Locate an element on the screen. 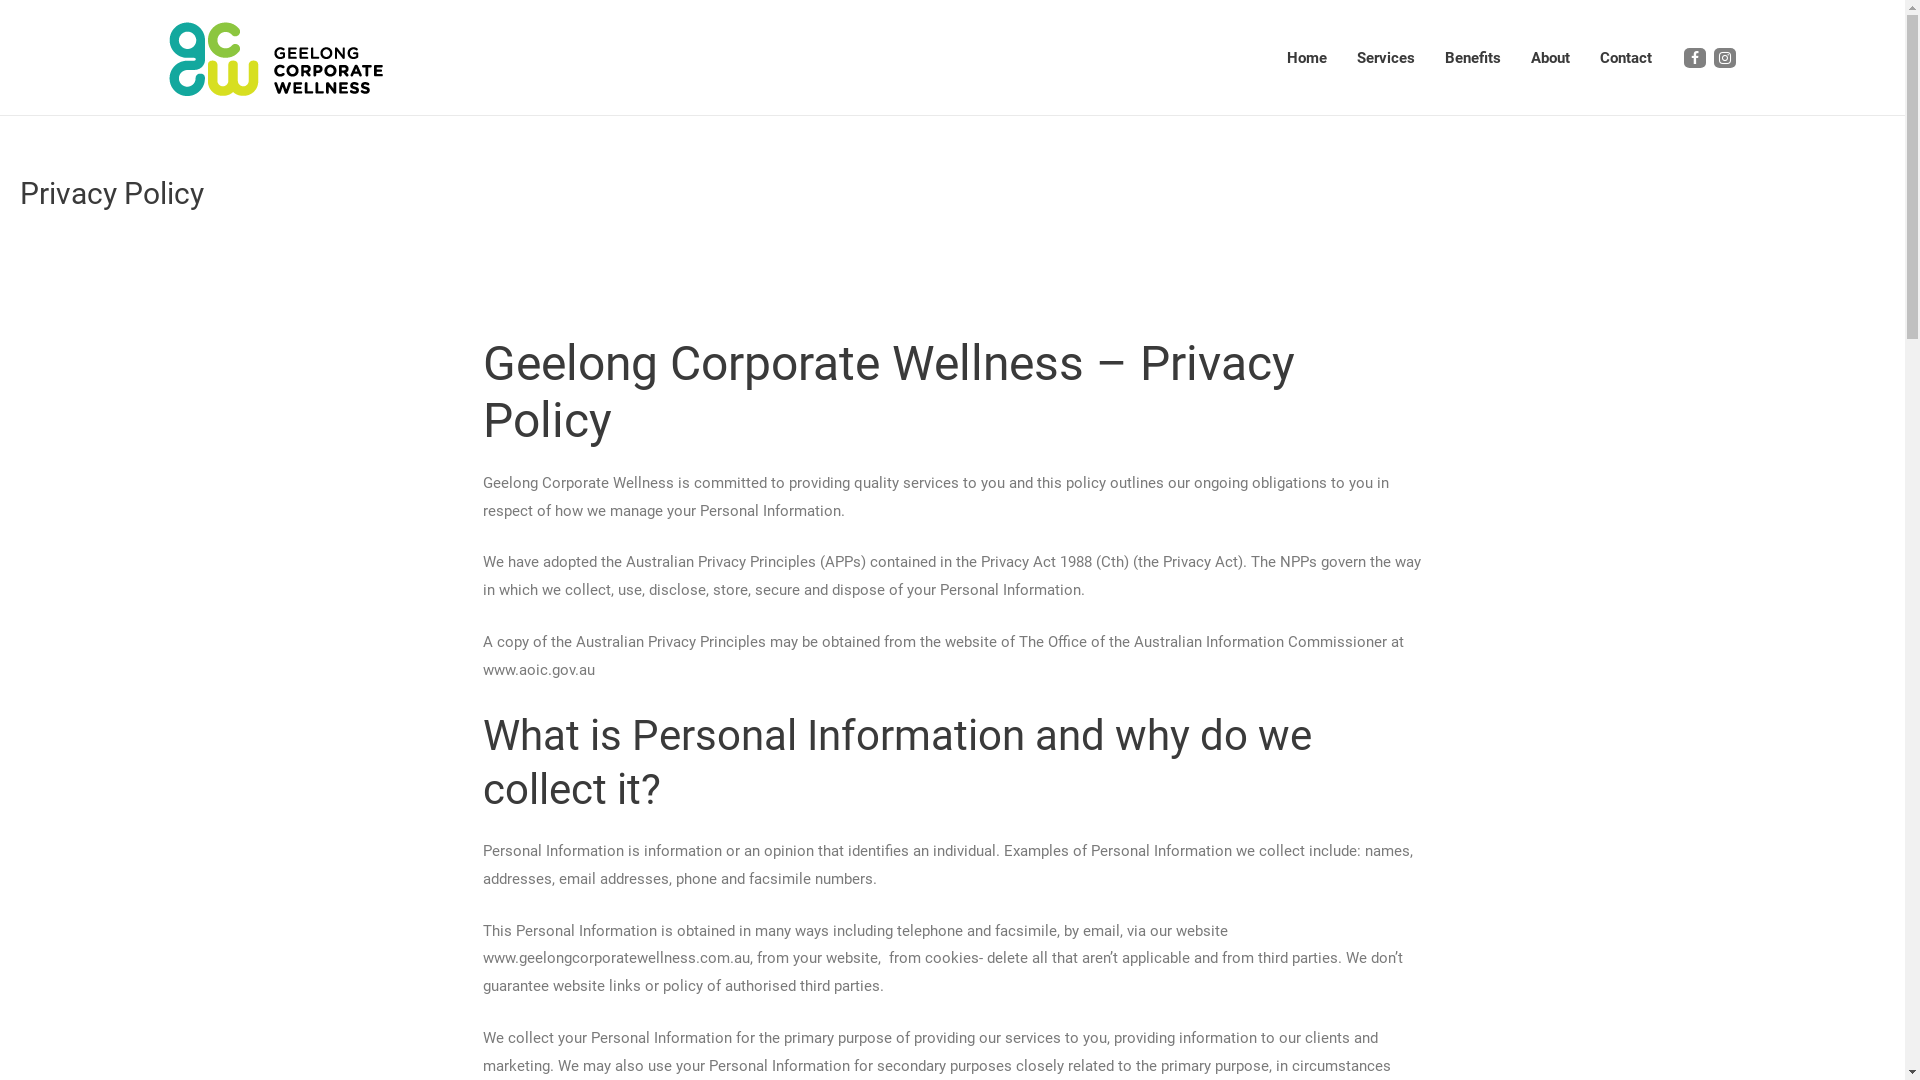 The height and width of the screenshot is (1080, 1920). 'Services' is located at coordinates (1385, 56).